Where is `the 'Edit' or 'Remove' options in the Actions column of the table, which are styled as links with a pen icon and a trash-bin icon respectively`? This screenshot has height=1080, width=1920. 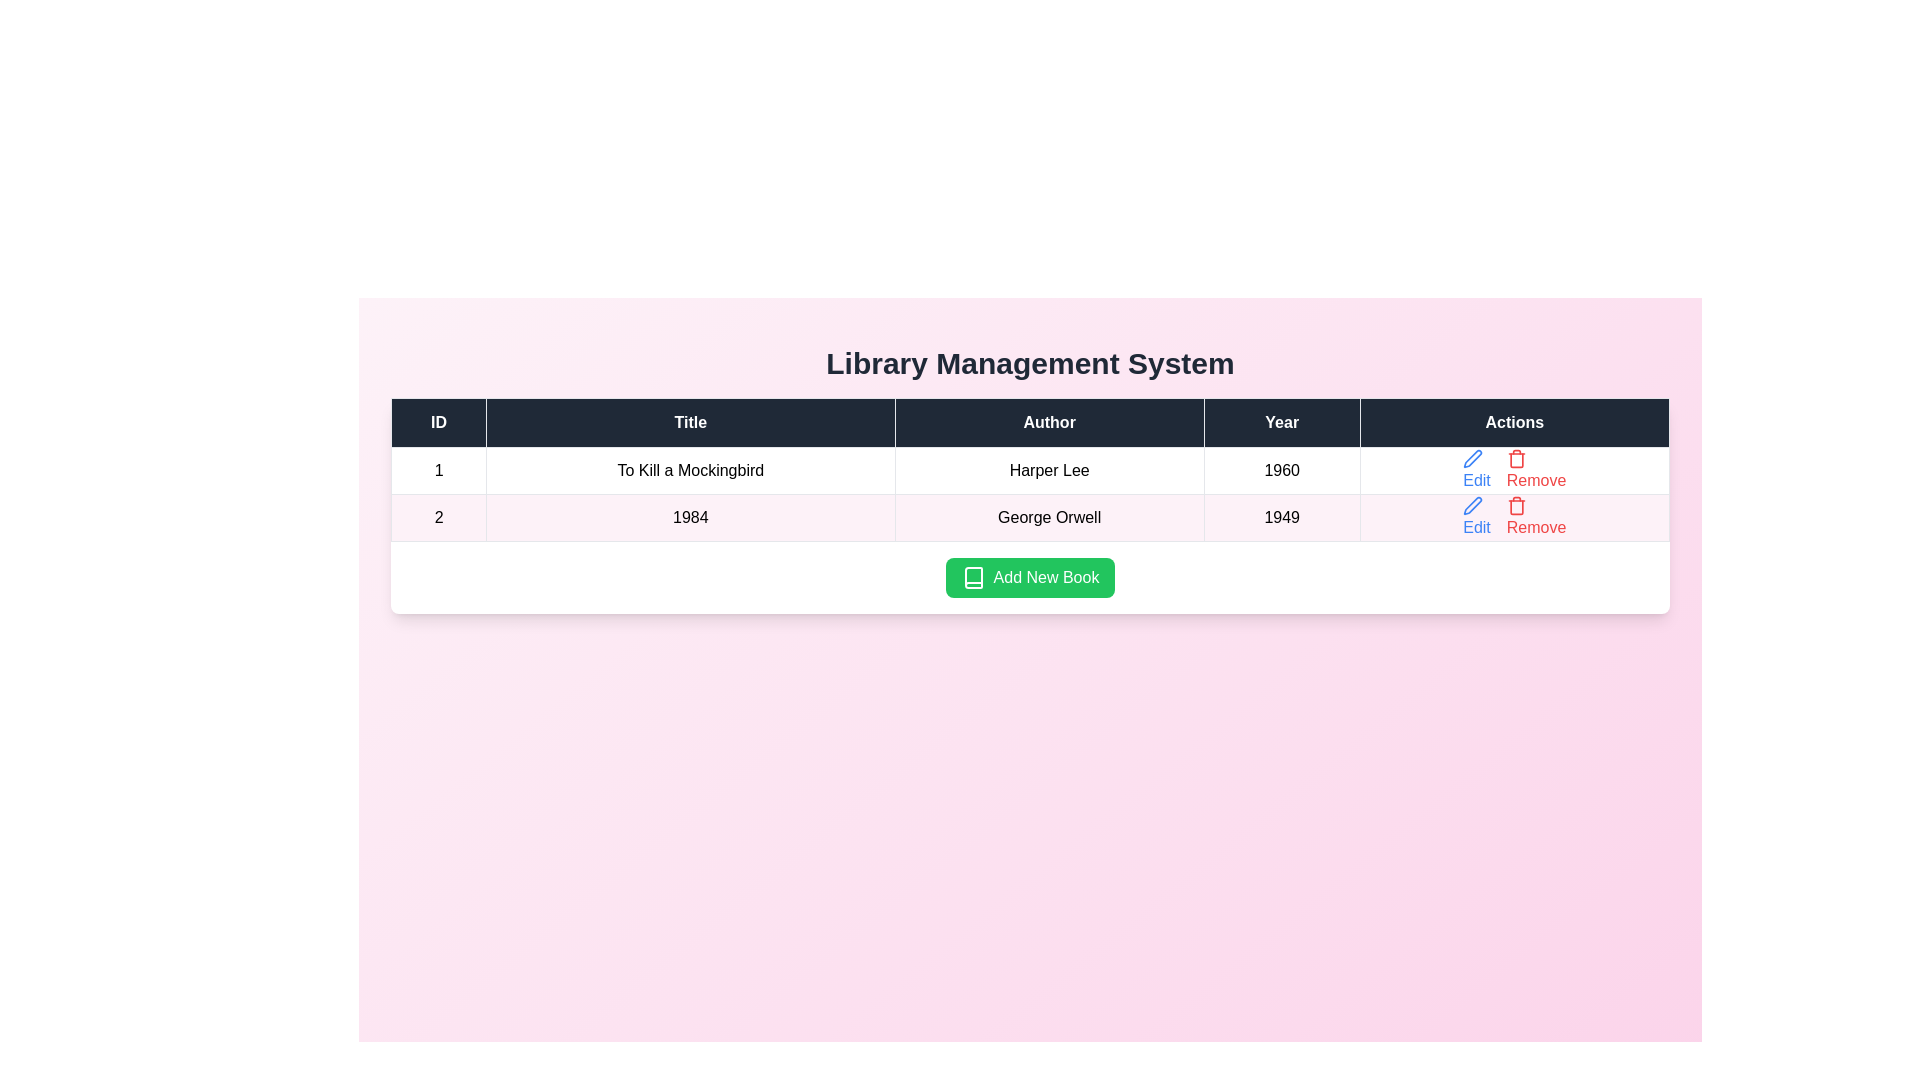 the 'Edit' or 'Remove' options in the Actions column of the table, which are styled as links with a pen icon and a trash-bin icon respectively is located at coordinates (1514, 516).